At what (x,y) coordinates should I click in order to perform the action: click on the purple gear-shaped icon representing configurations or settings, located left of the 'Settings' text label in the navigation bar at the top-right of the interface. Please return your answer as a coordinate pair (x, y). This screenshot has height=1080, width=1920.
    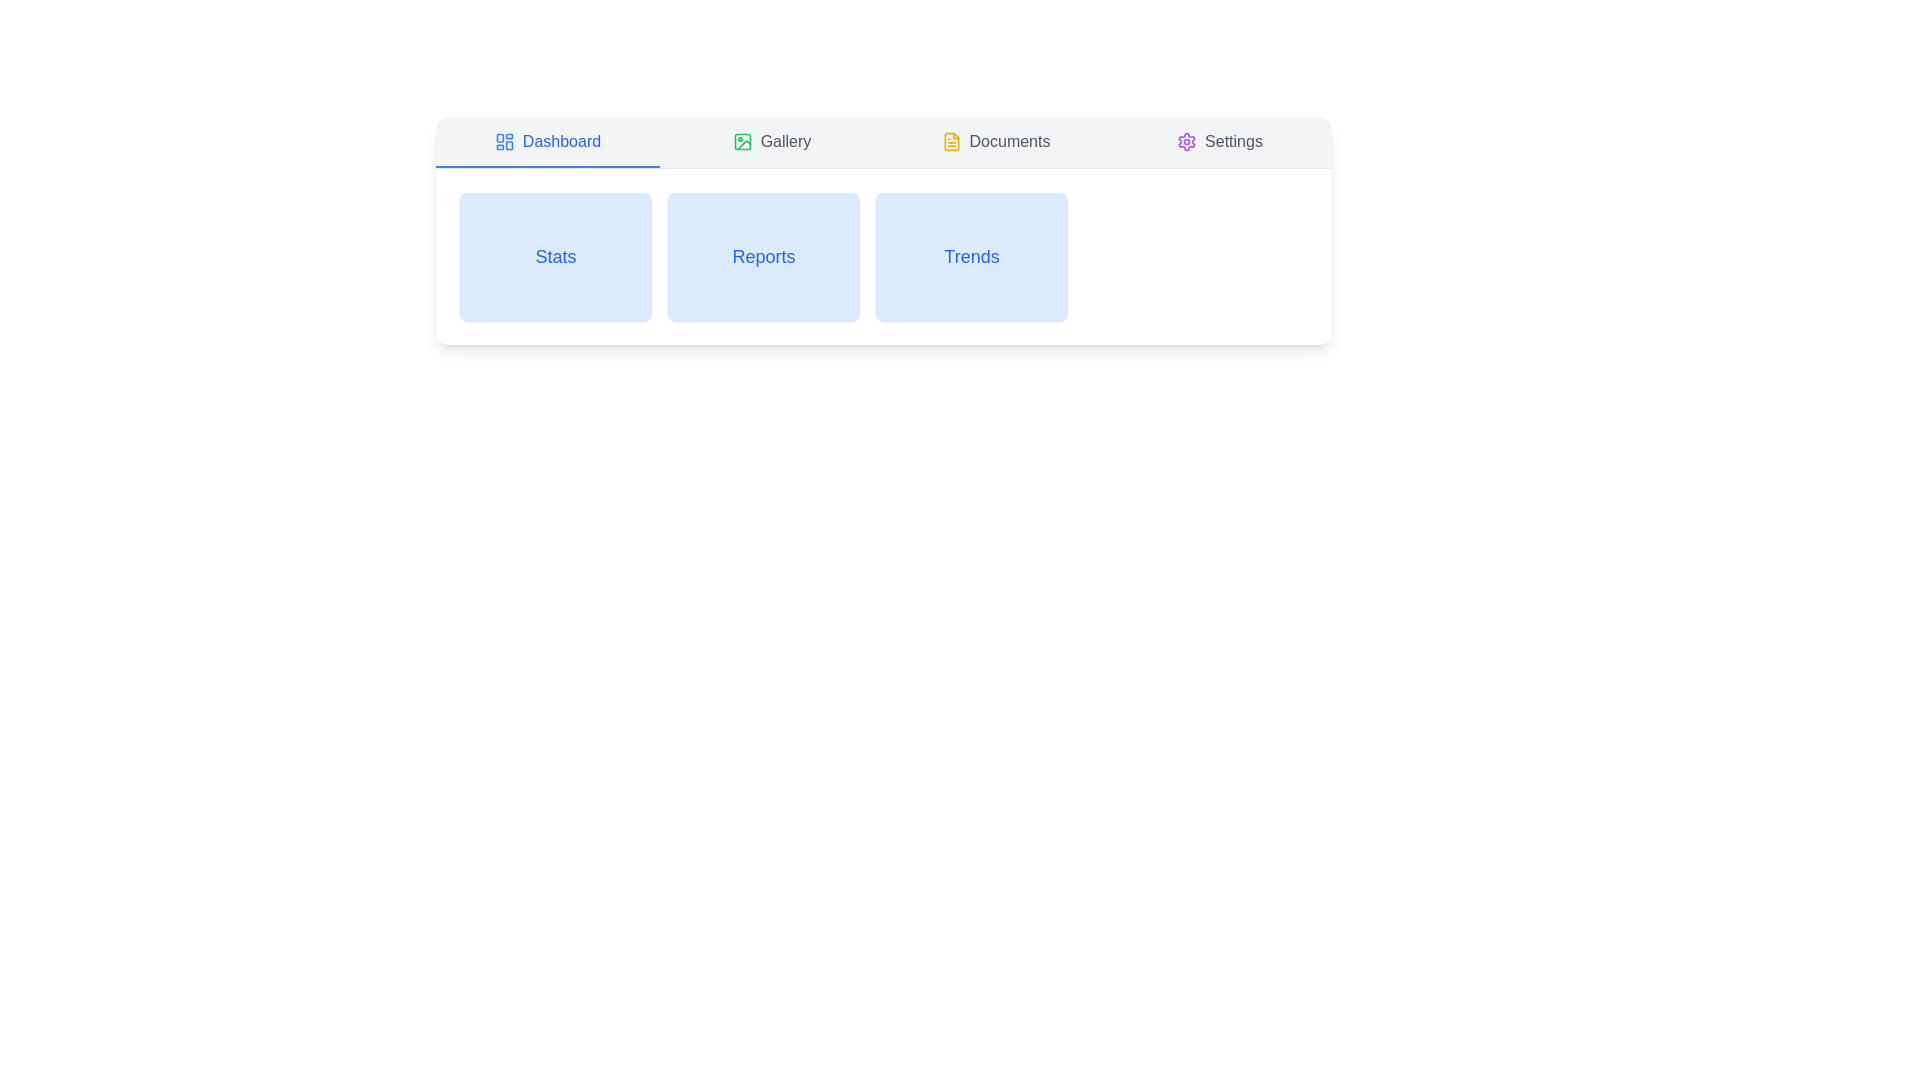
    Looking at the image, I should click on (1187, 141).